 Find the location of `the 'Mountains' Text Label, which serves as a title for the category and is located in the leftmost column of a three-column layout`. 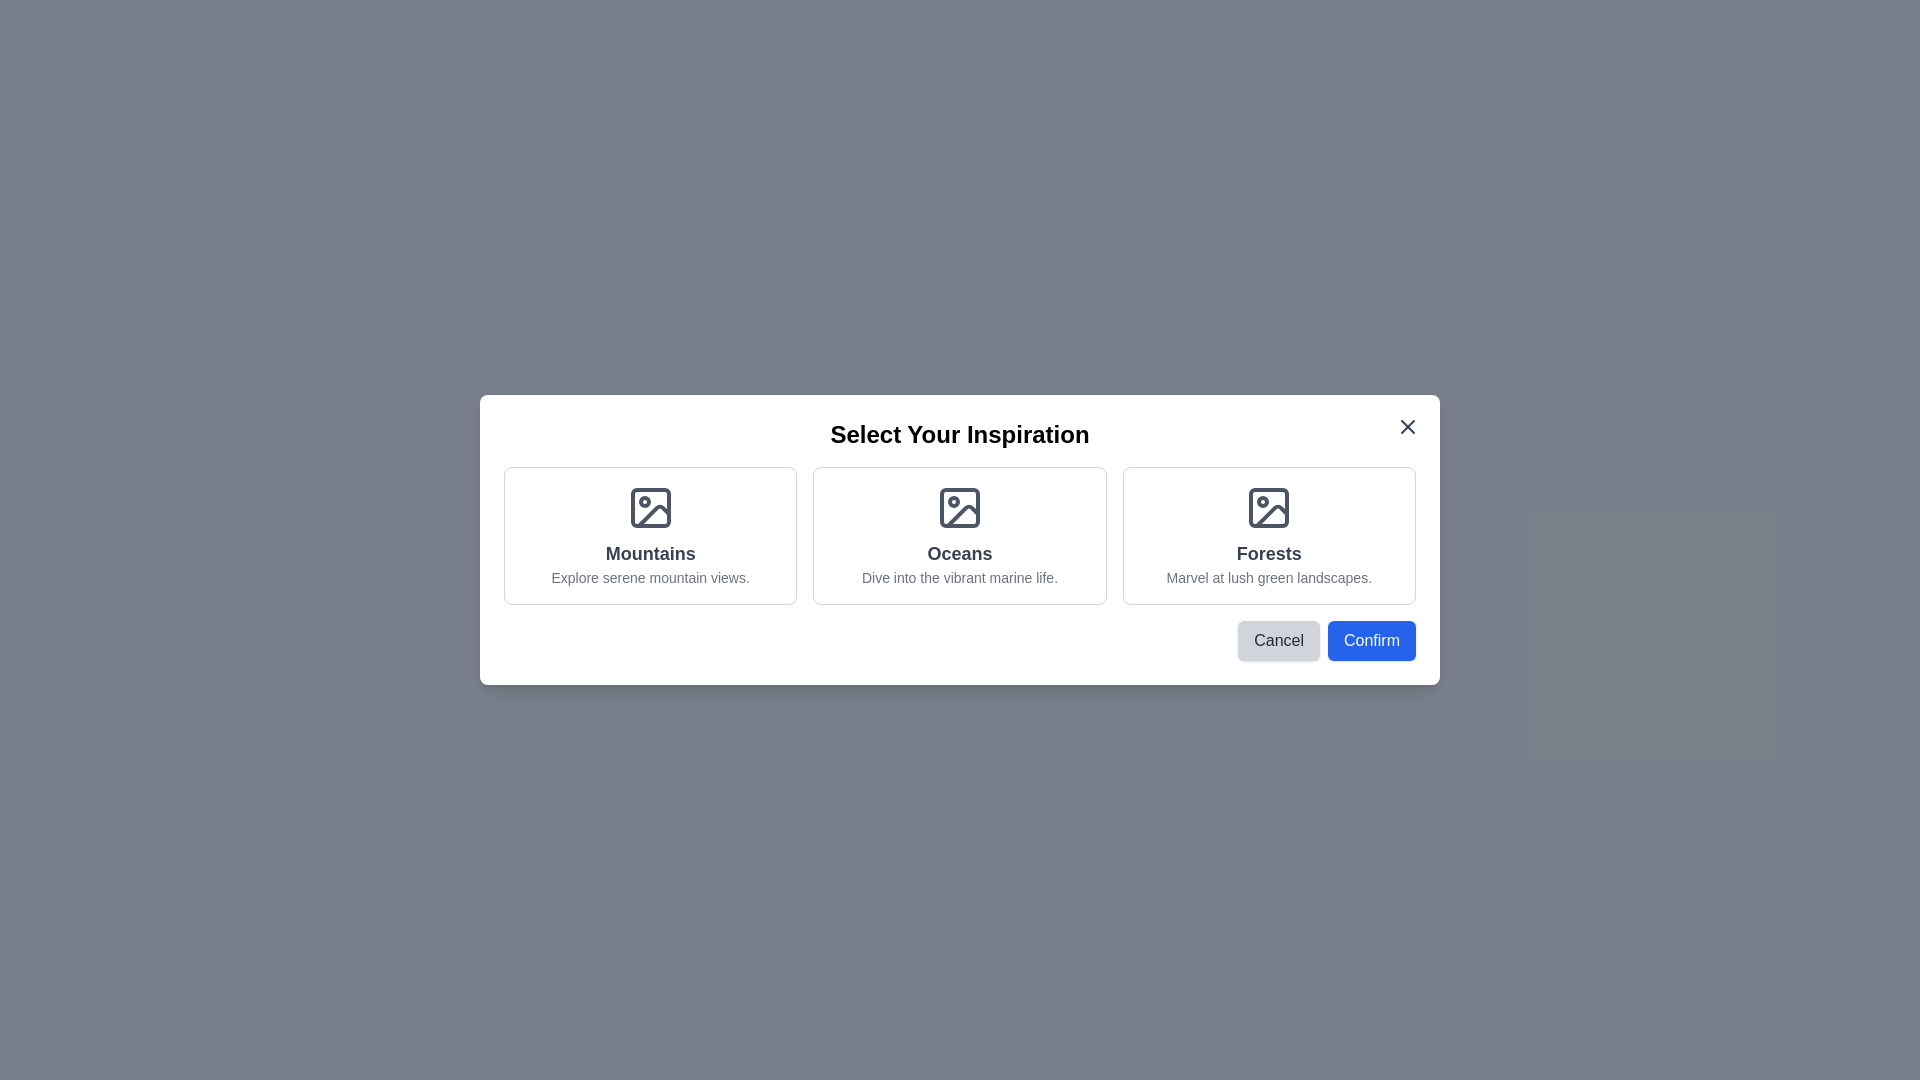

the 'Mountains' Text Label, which serves as a title for the category and is located in the leftmost column of a three-column layout is located at coordinates (650, 554).